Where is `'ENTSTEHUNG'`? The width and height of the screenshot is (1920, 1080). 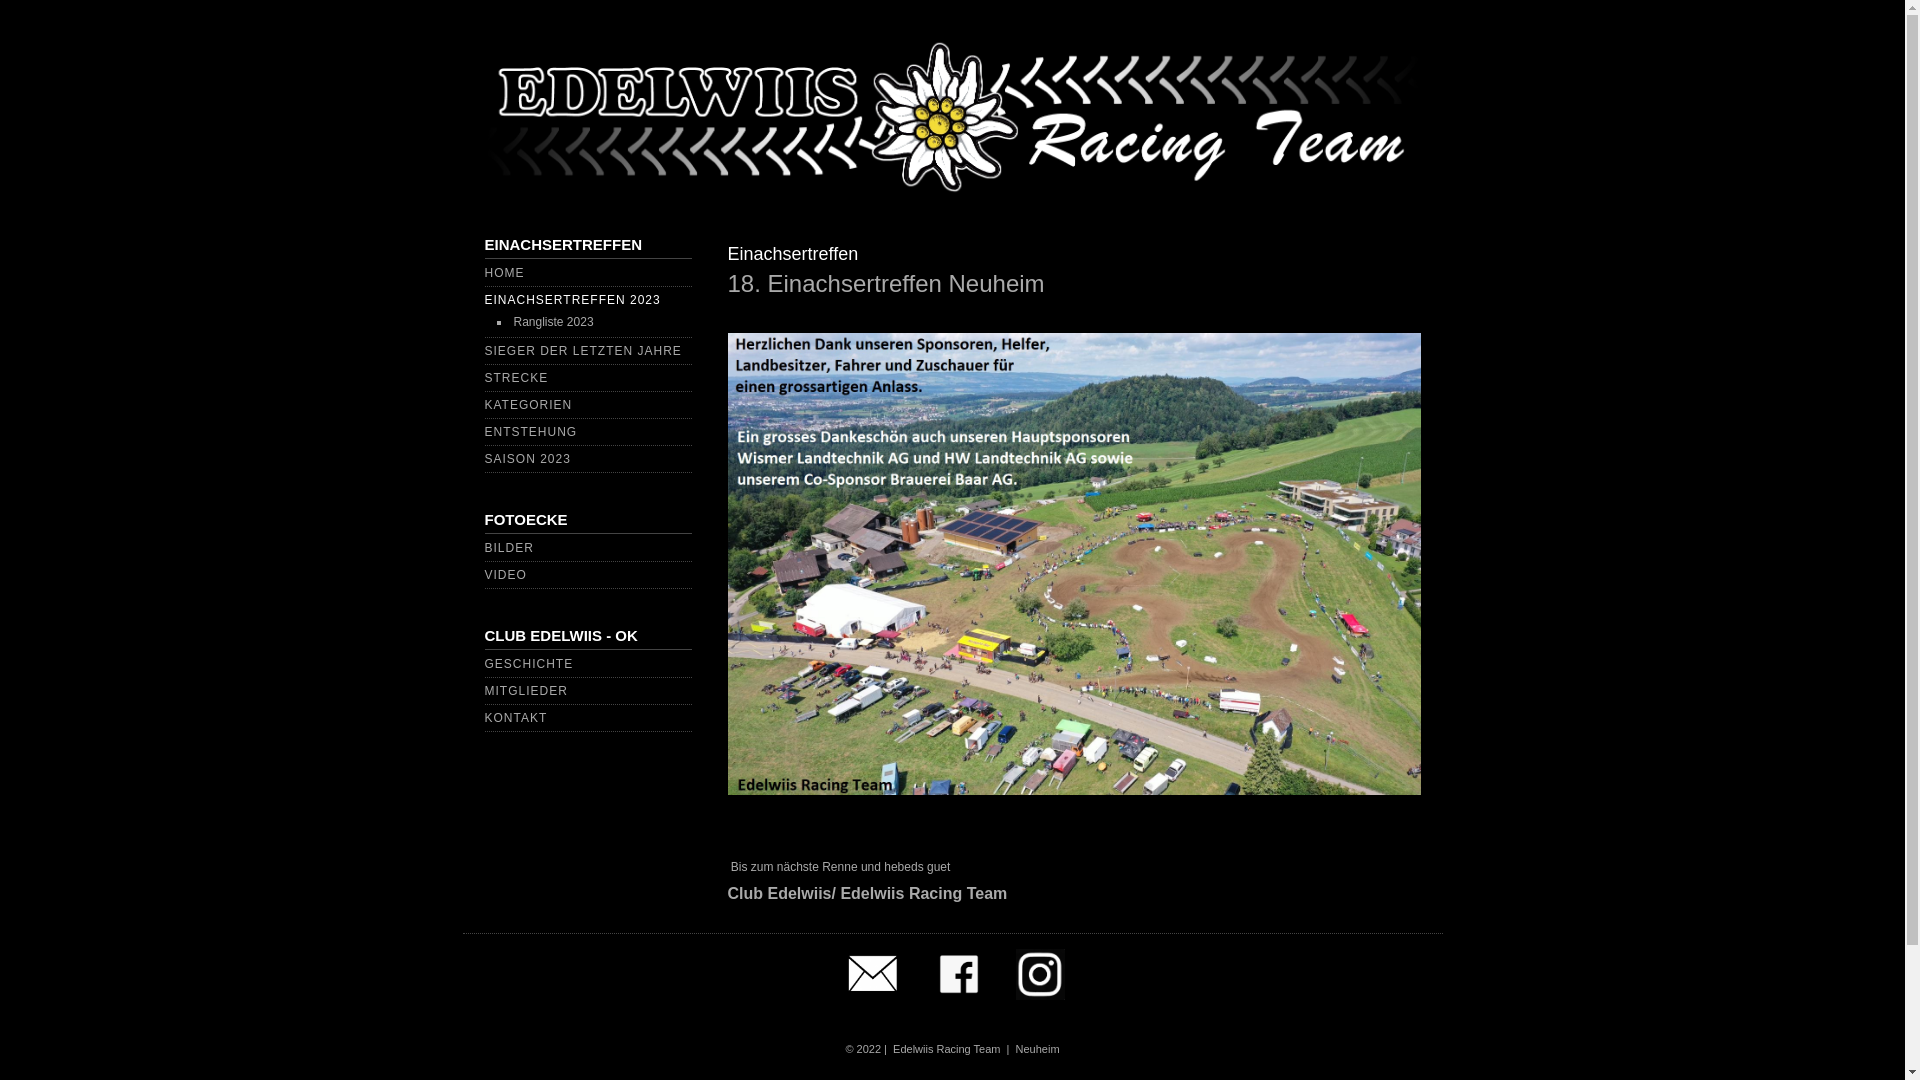 'ENTSTEHUNG' is located at coordinates (530, 431).